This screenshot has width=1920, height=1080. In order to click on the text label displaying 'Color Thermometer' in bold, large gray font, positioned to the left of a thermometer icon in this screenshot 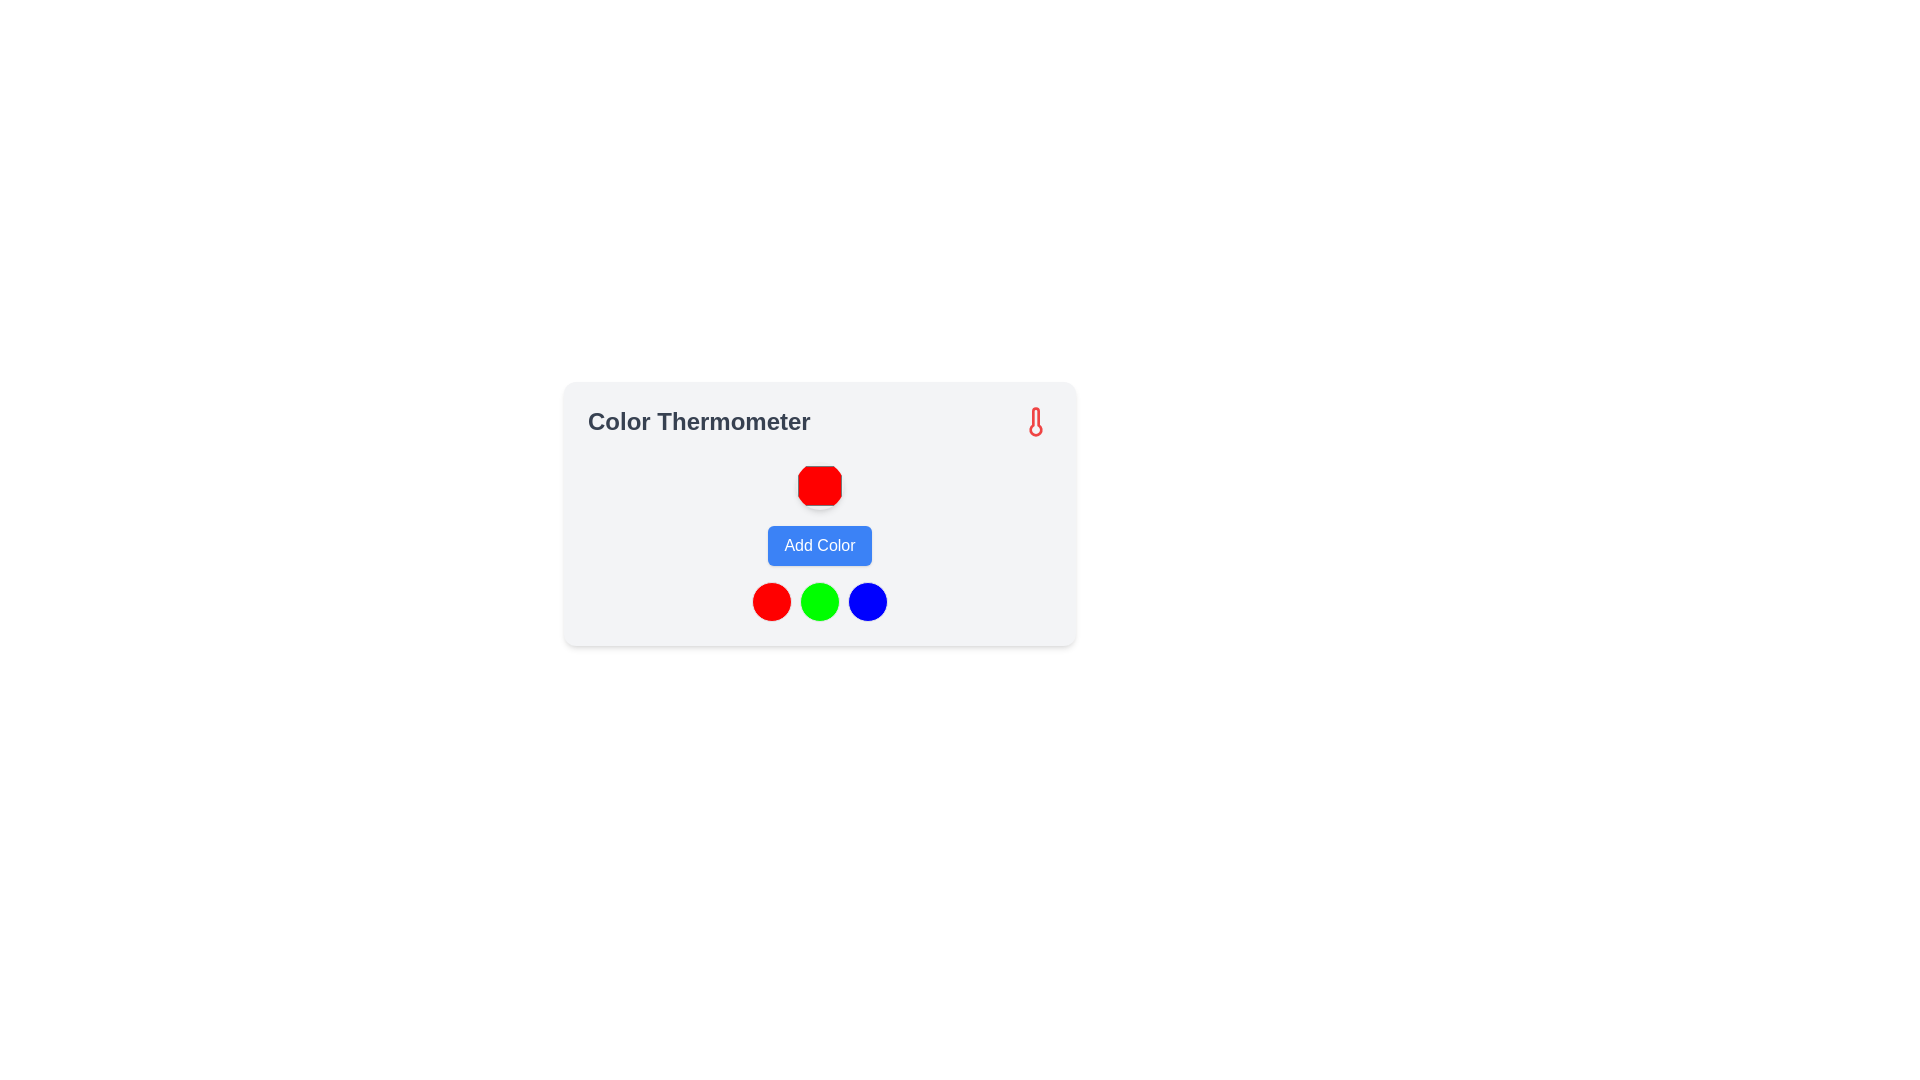, I will do `click(699, 420)`.